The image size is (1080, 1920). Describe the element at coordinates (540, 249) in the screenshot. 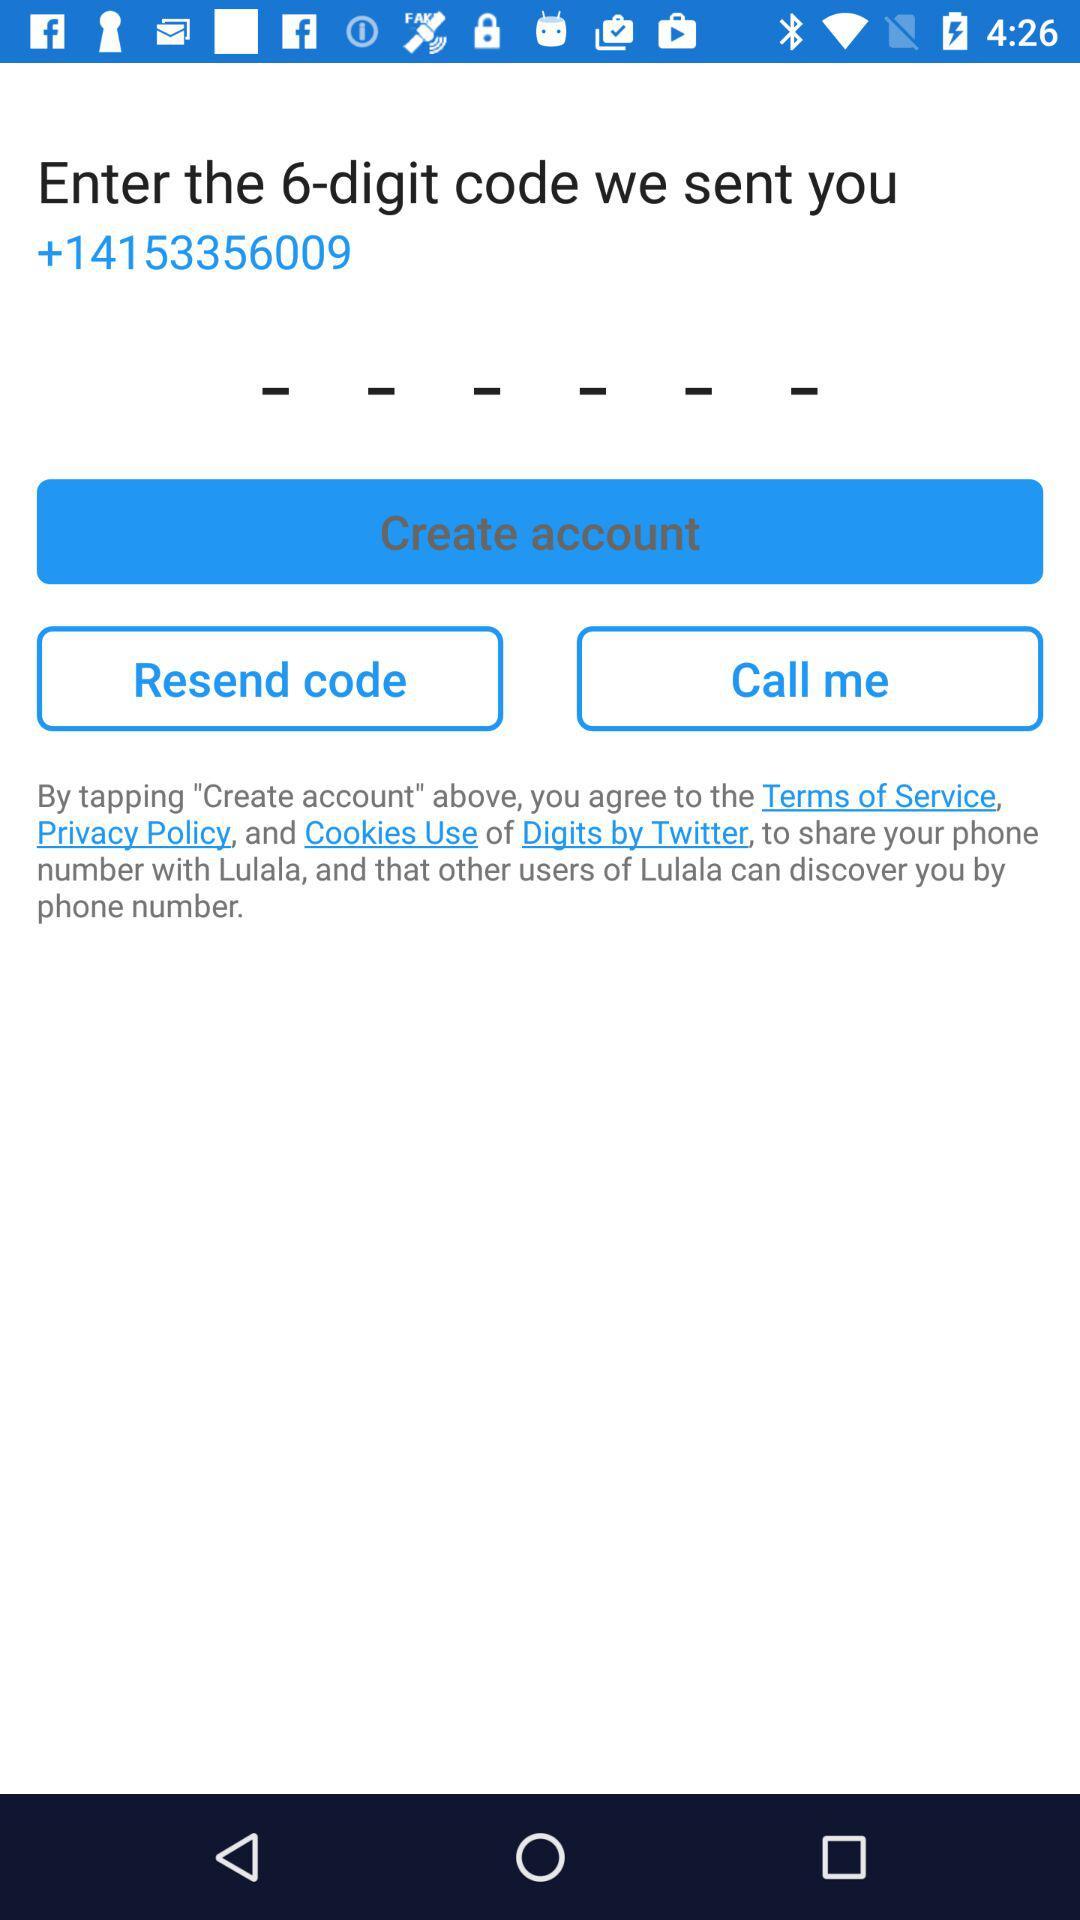

I see `the +14153356009` at that location.